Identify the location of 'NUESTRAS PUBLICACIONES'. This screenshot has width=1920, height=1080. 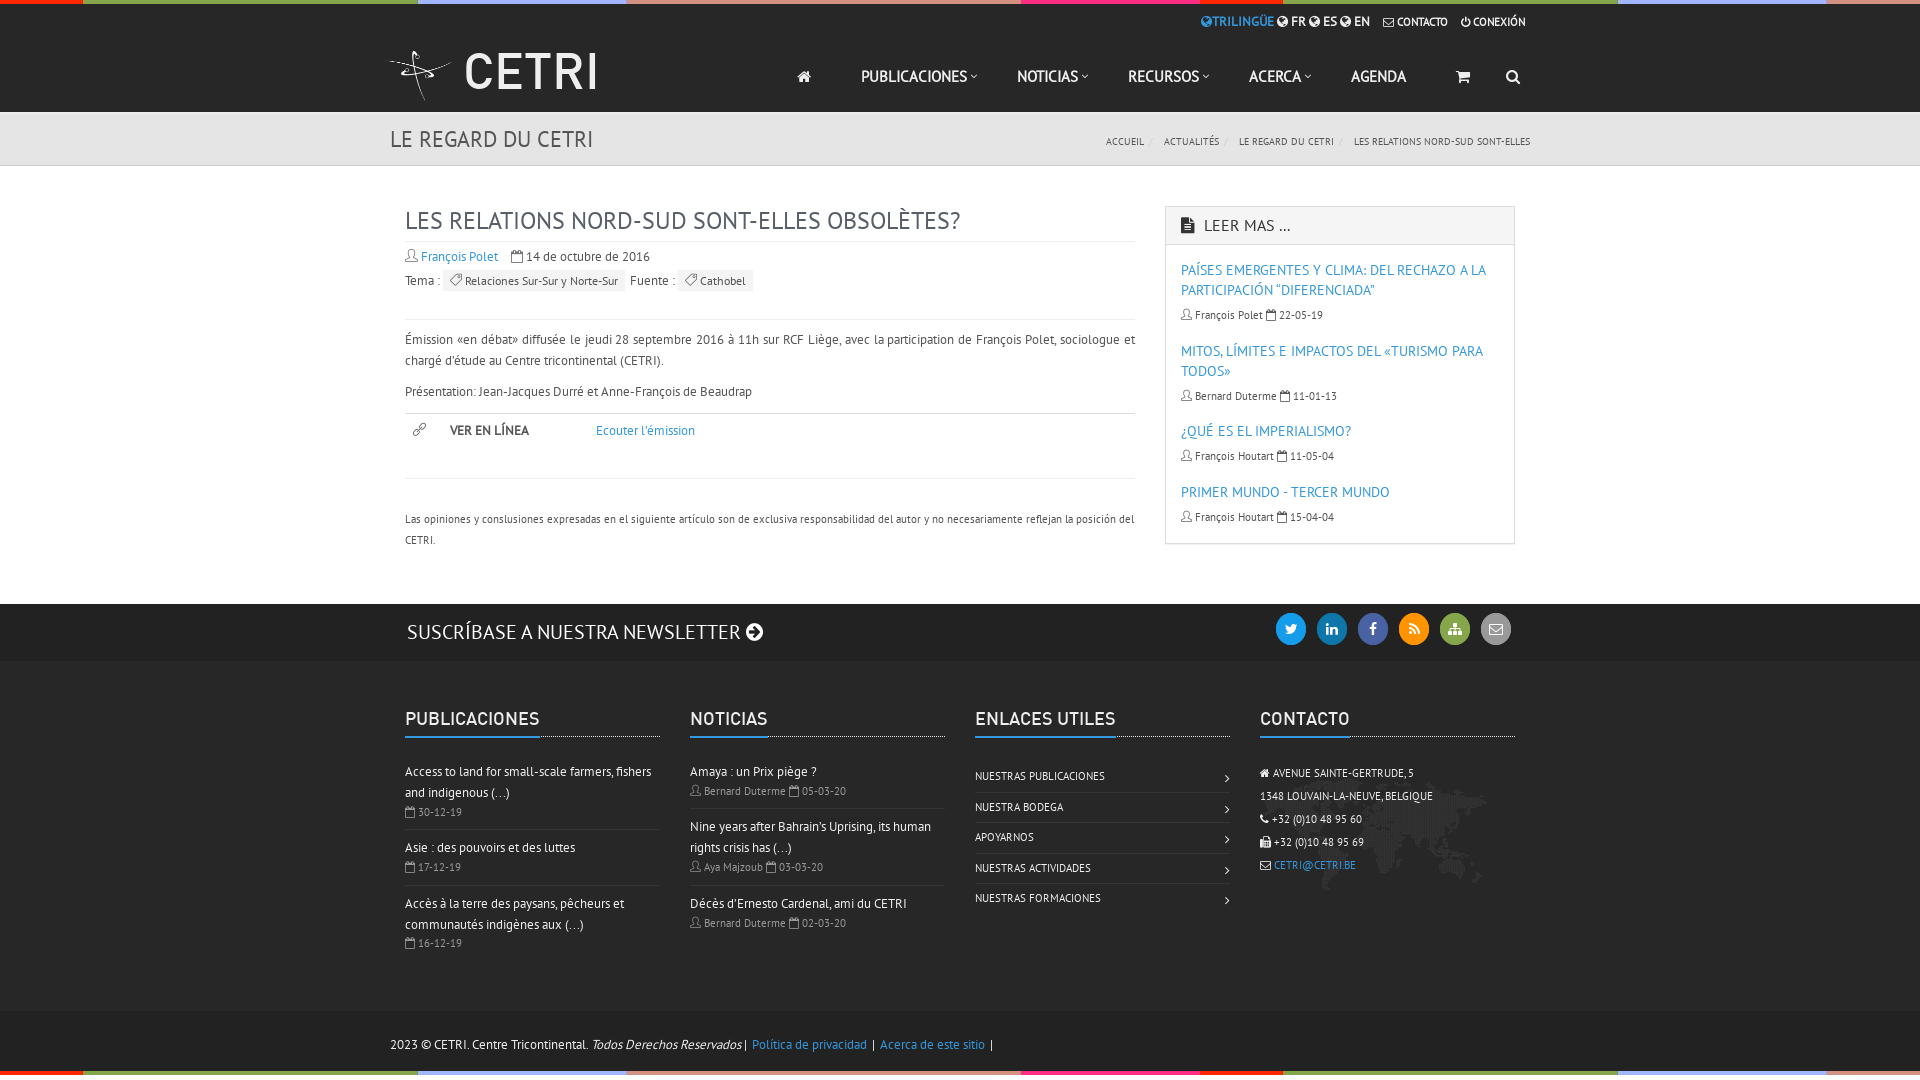
(974, 775).